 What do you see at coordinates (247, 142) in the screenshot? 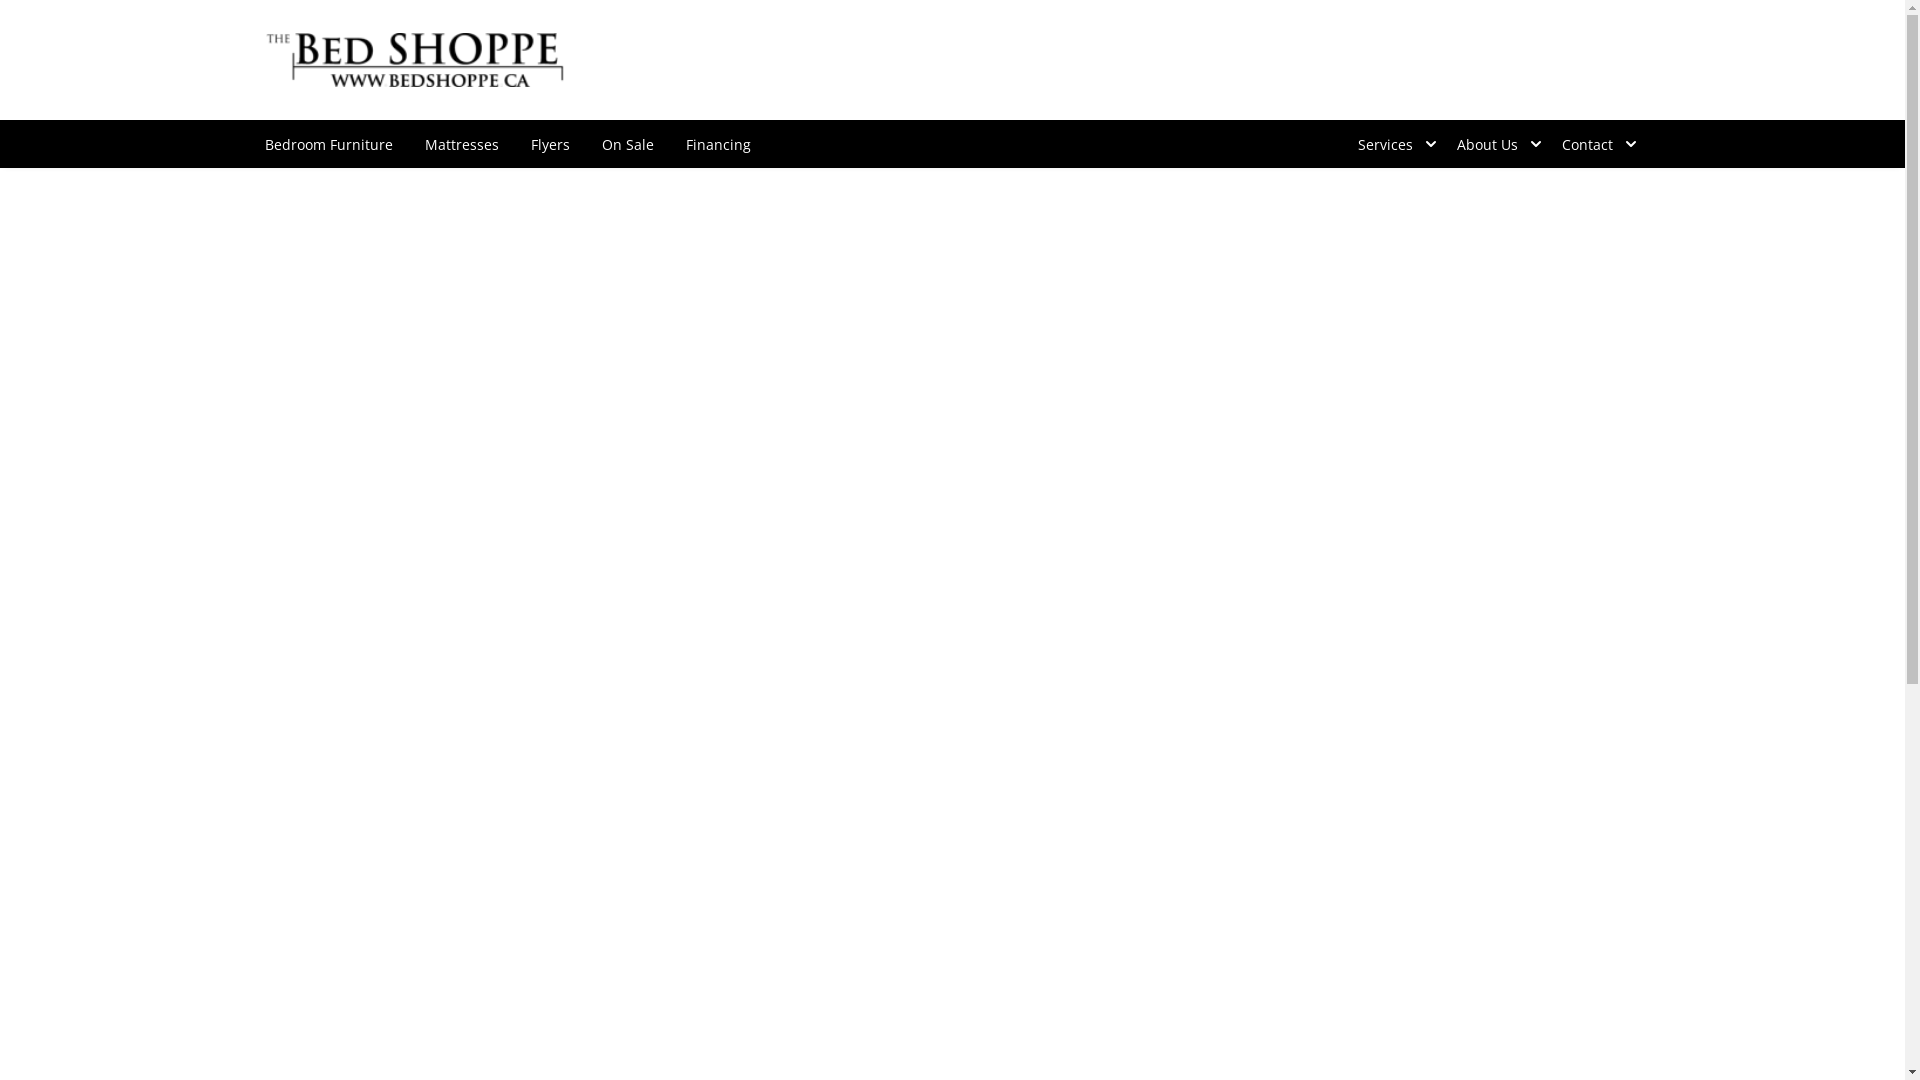
I see `'Bedroom Furniture'` at bounding box center [247, 142].